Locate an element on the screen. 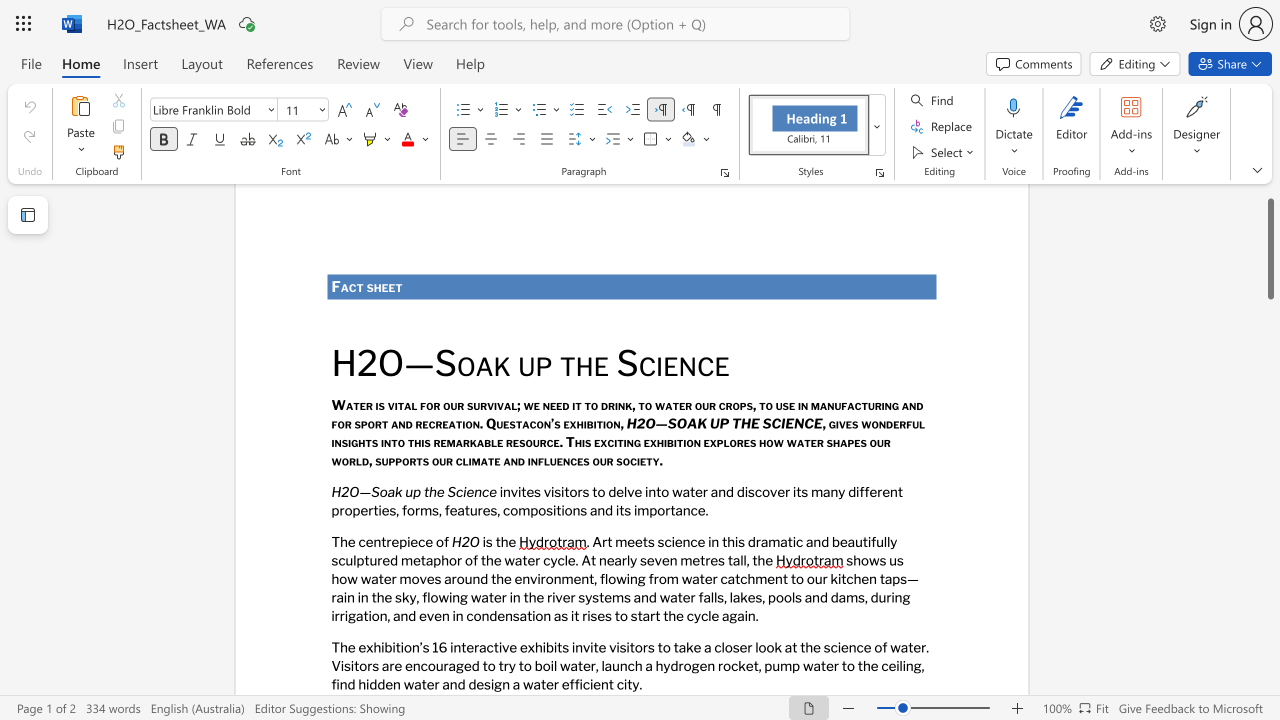 The image size is (1280, 720). the scrollbar and move down 1170 pixels is located at coordinates (1269, 248).